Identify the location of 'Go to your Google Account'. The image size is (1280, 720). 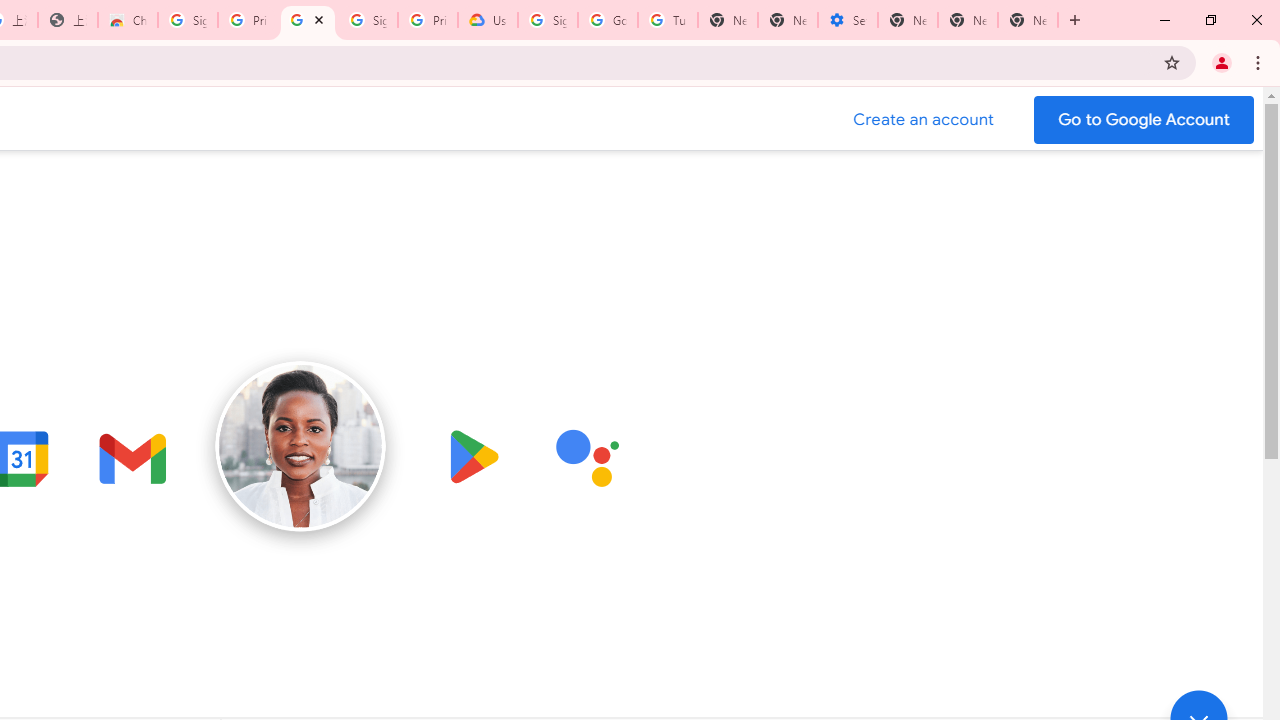
(1144, 119).